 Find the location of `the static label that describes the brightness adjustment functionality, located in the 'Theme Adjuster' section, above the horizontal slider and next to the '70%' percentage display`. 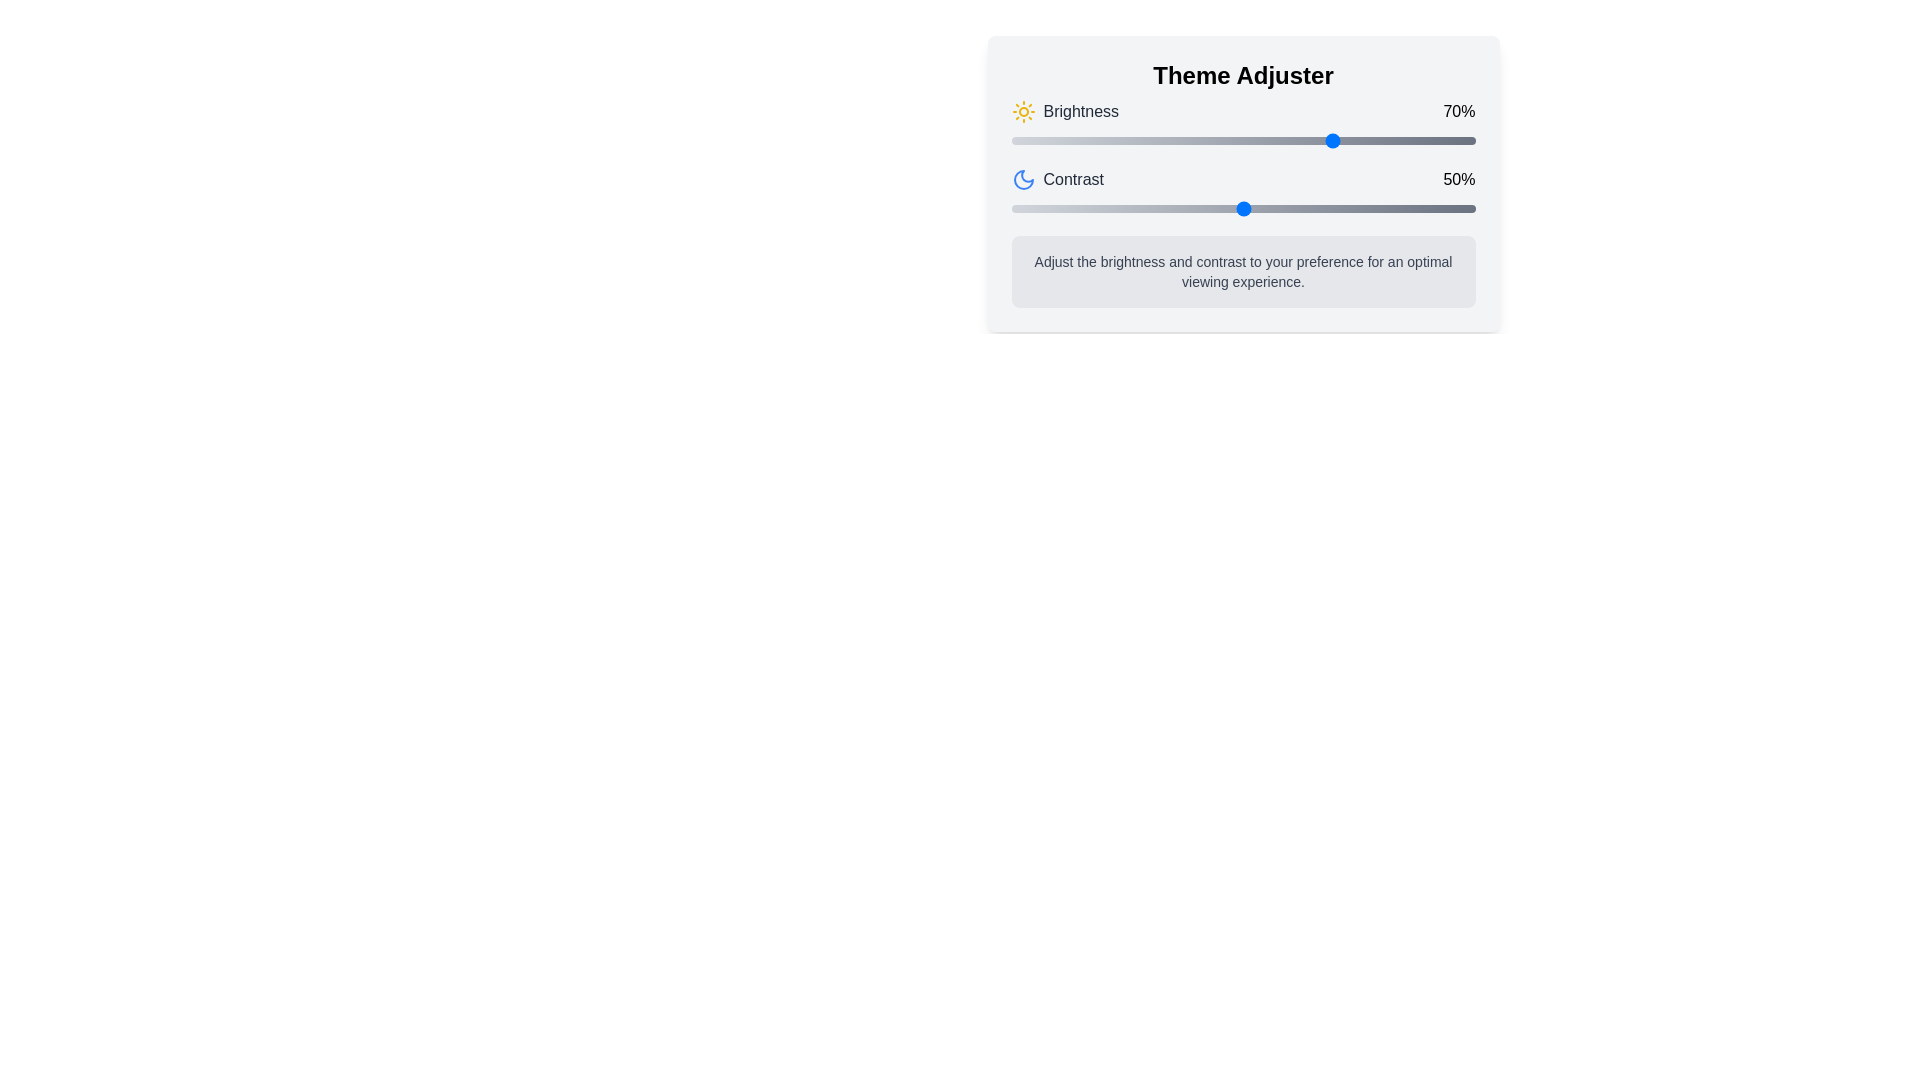

the static label that describes the brightness adjustment functionality, located in the 'Theme Adjuster' section, above the horizontal slider and next to the '70%' percentage display is located at coordinates (1064, 111).